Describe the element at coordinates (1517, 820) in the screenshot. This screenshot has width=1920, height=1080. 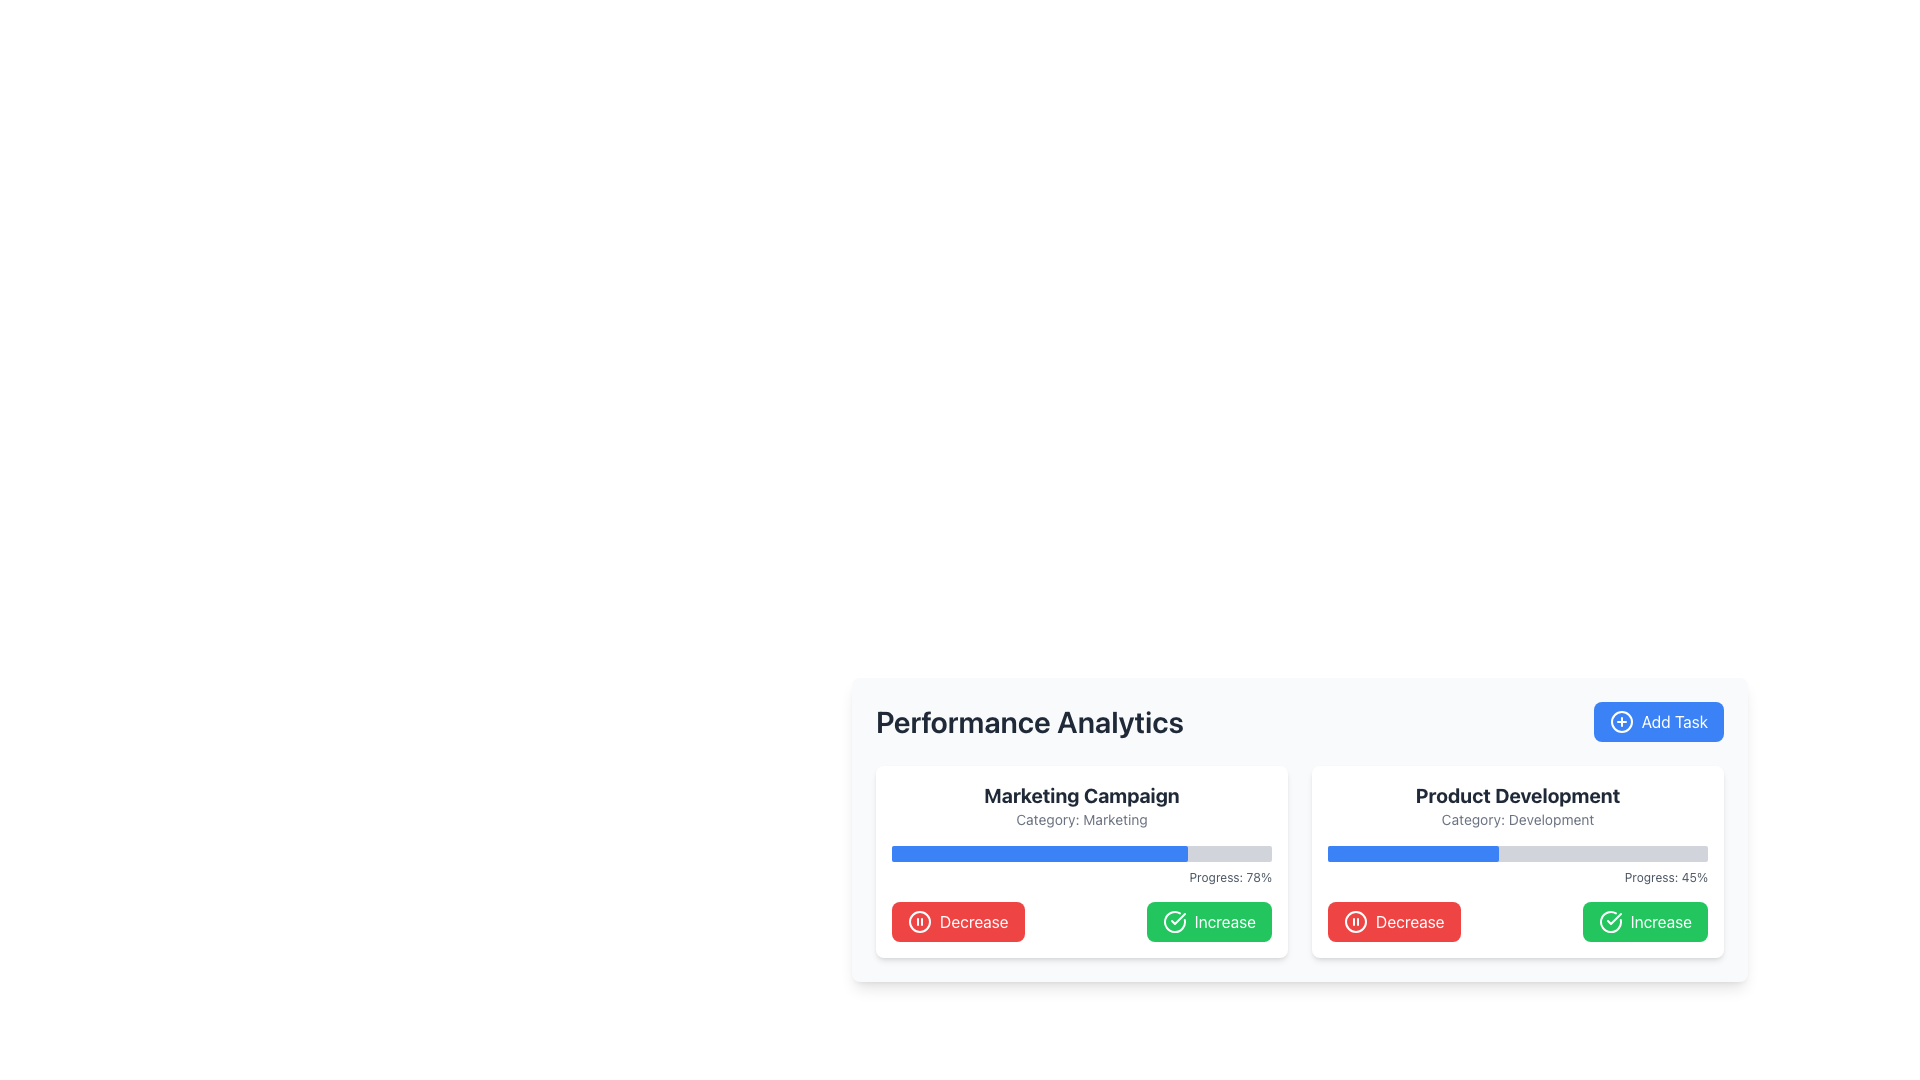
I see `the text label that provides categorical information about the associated content or project, located within the 'Product Development' card, below the main title and above the progress bar` at that location.